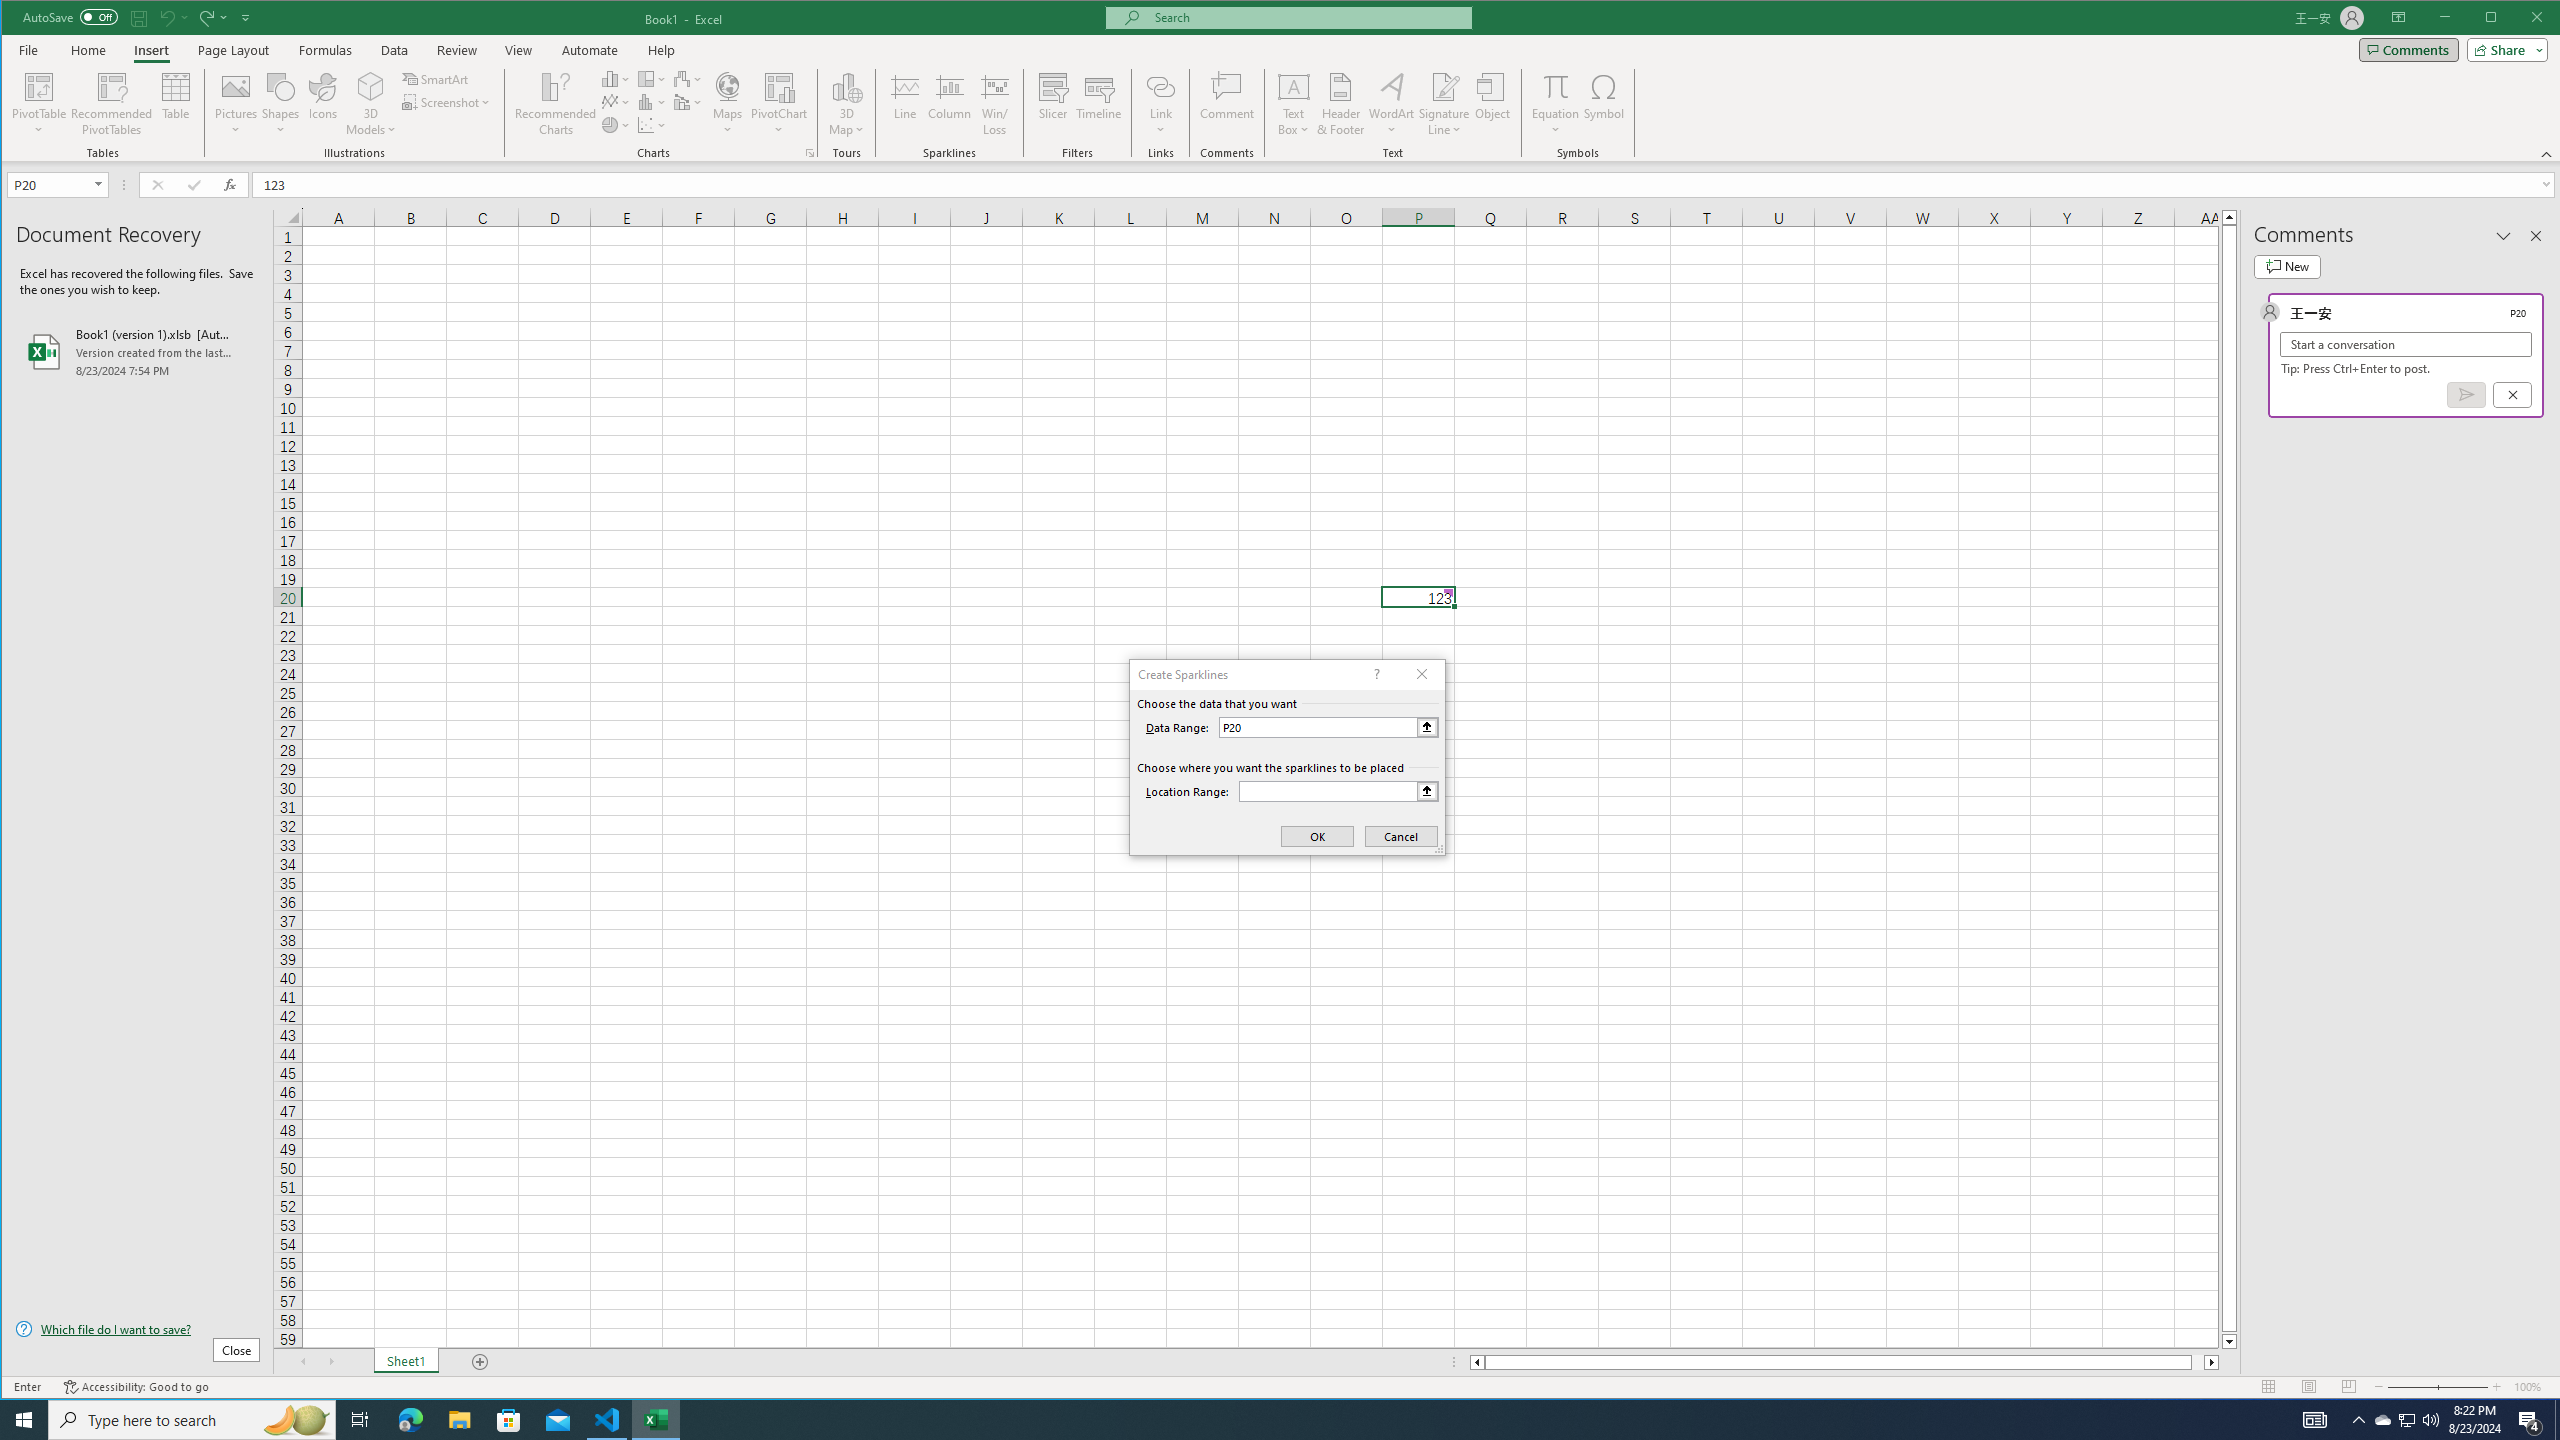 Image resolution: width=2560 pixels, height=1440 pixels. What do you see at coordinates (1159, 85) in the screenshot?
I see `'Link'` at bounding box center [1159, 85].